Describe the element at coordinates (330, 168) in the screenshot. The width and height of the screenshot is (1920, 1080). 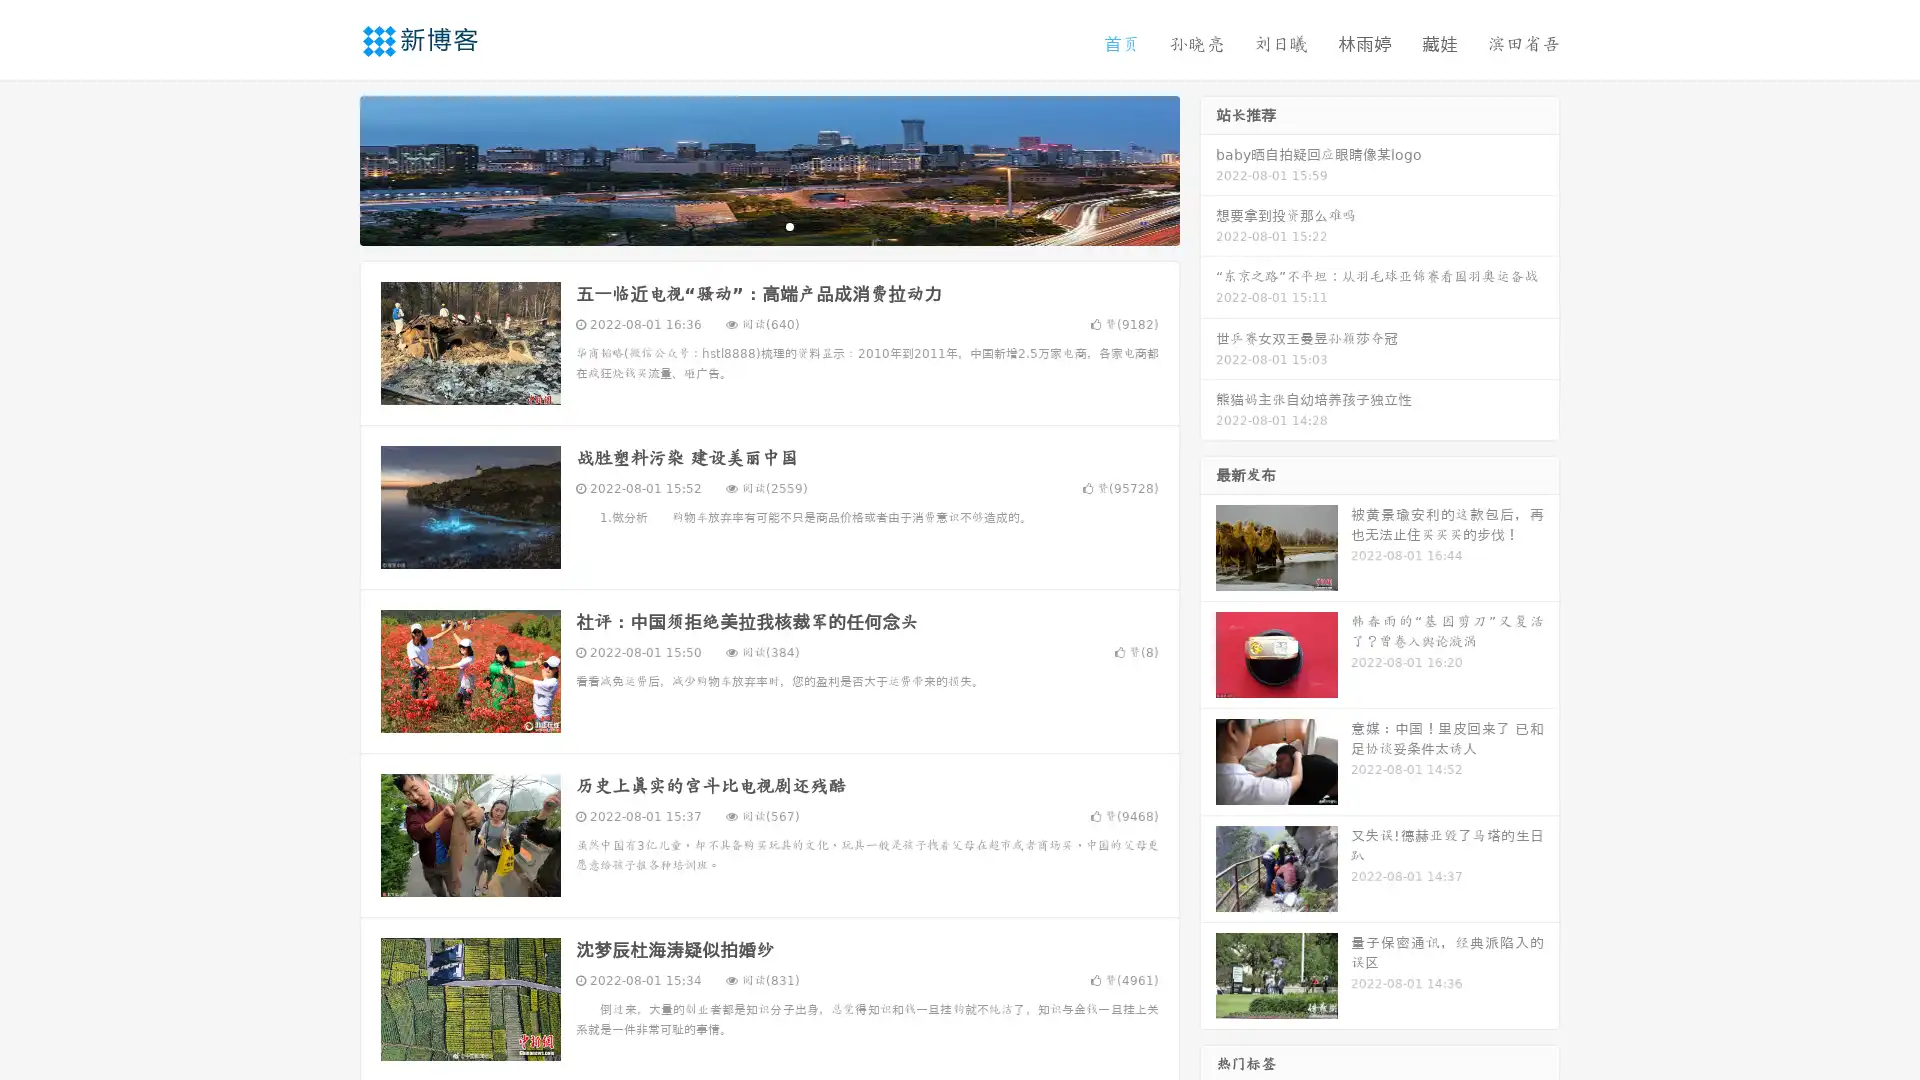
I see `Previous slide` at that location.